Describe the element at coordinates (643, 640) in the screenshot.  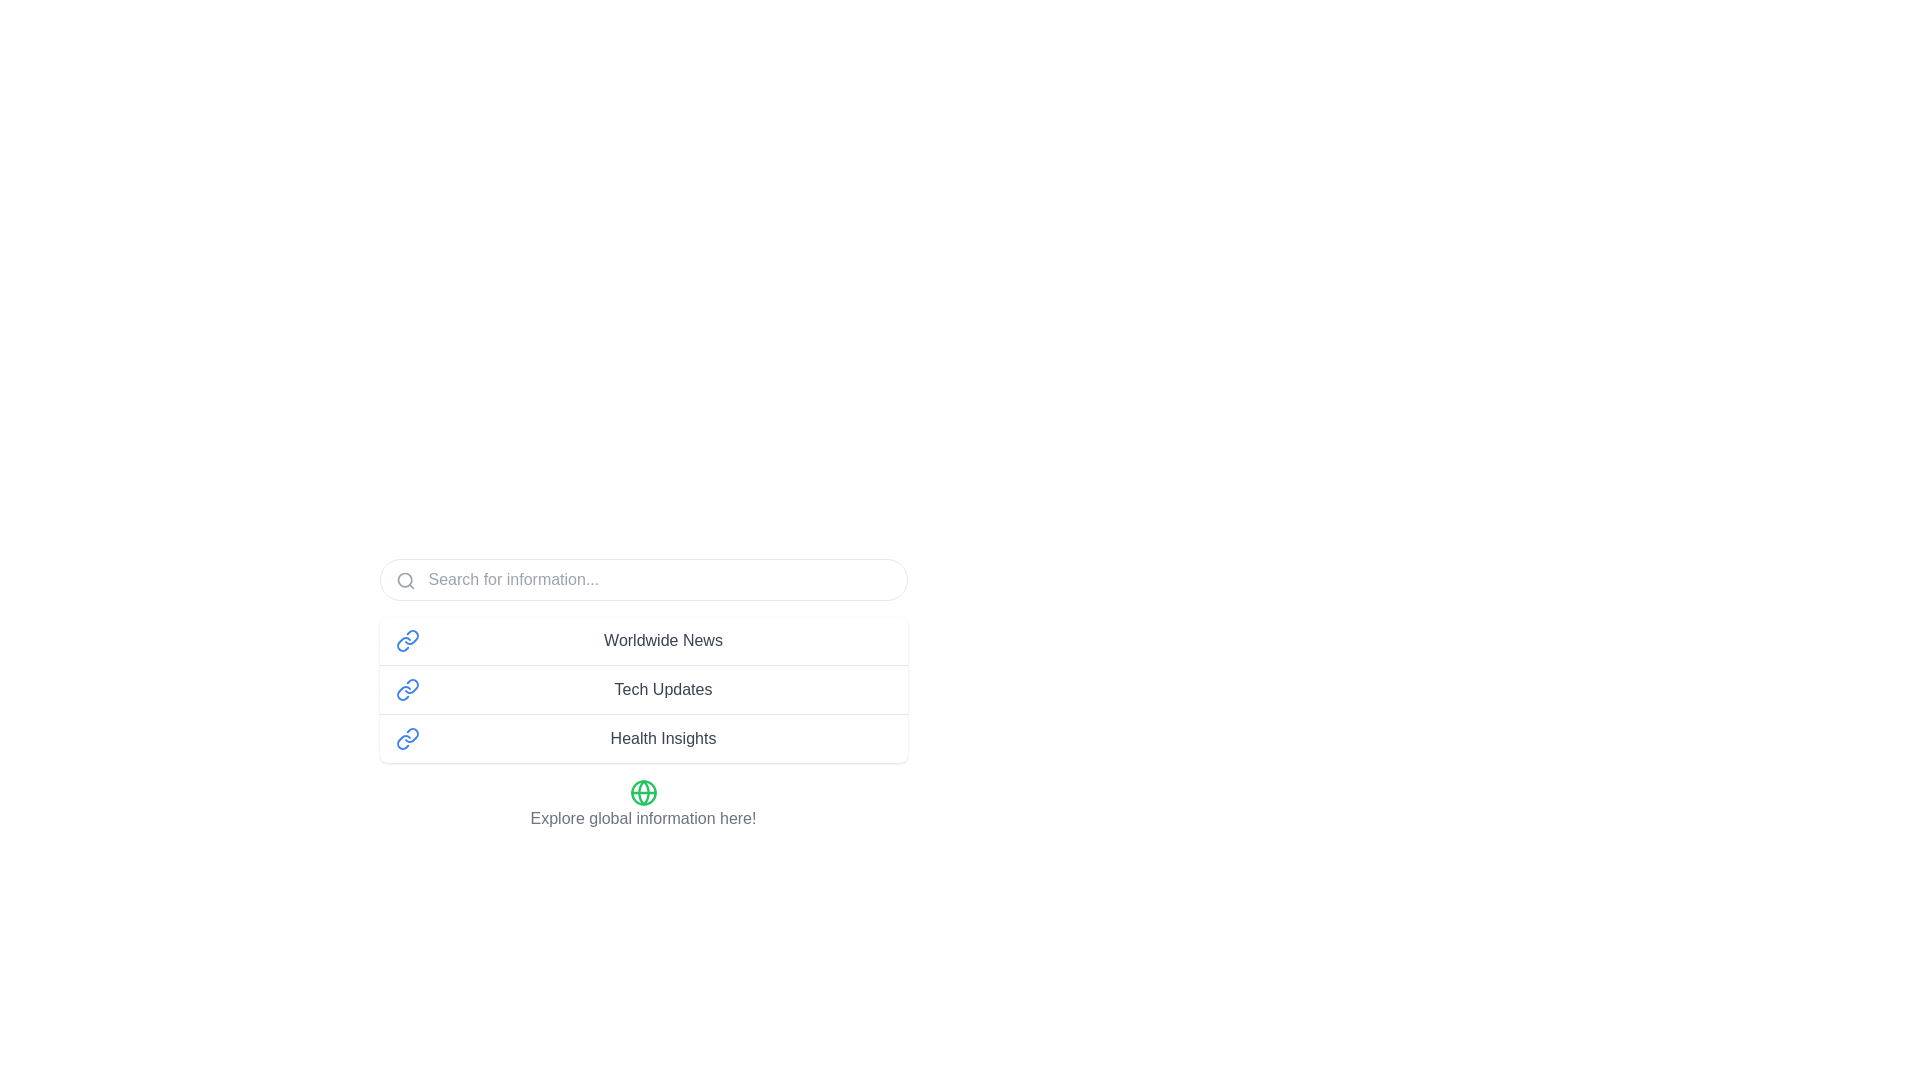
I see `the first list item in the vertically-stacked list that serves as a link to an external page about worldwide news` at that location.